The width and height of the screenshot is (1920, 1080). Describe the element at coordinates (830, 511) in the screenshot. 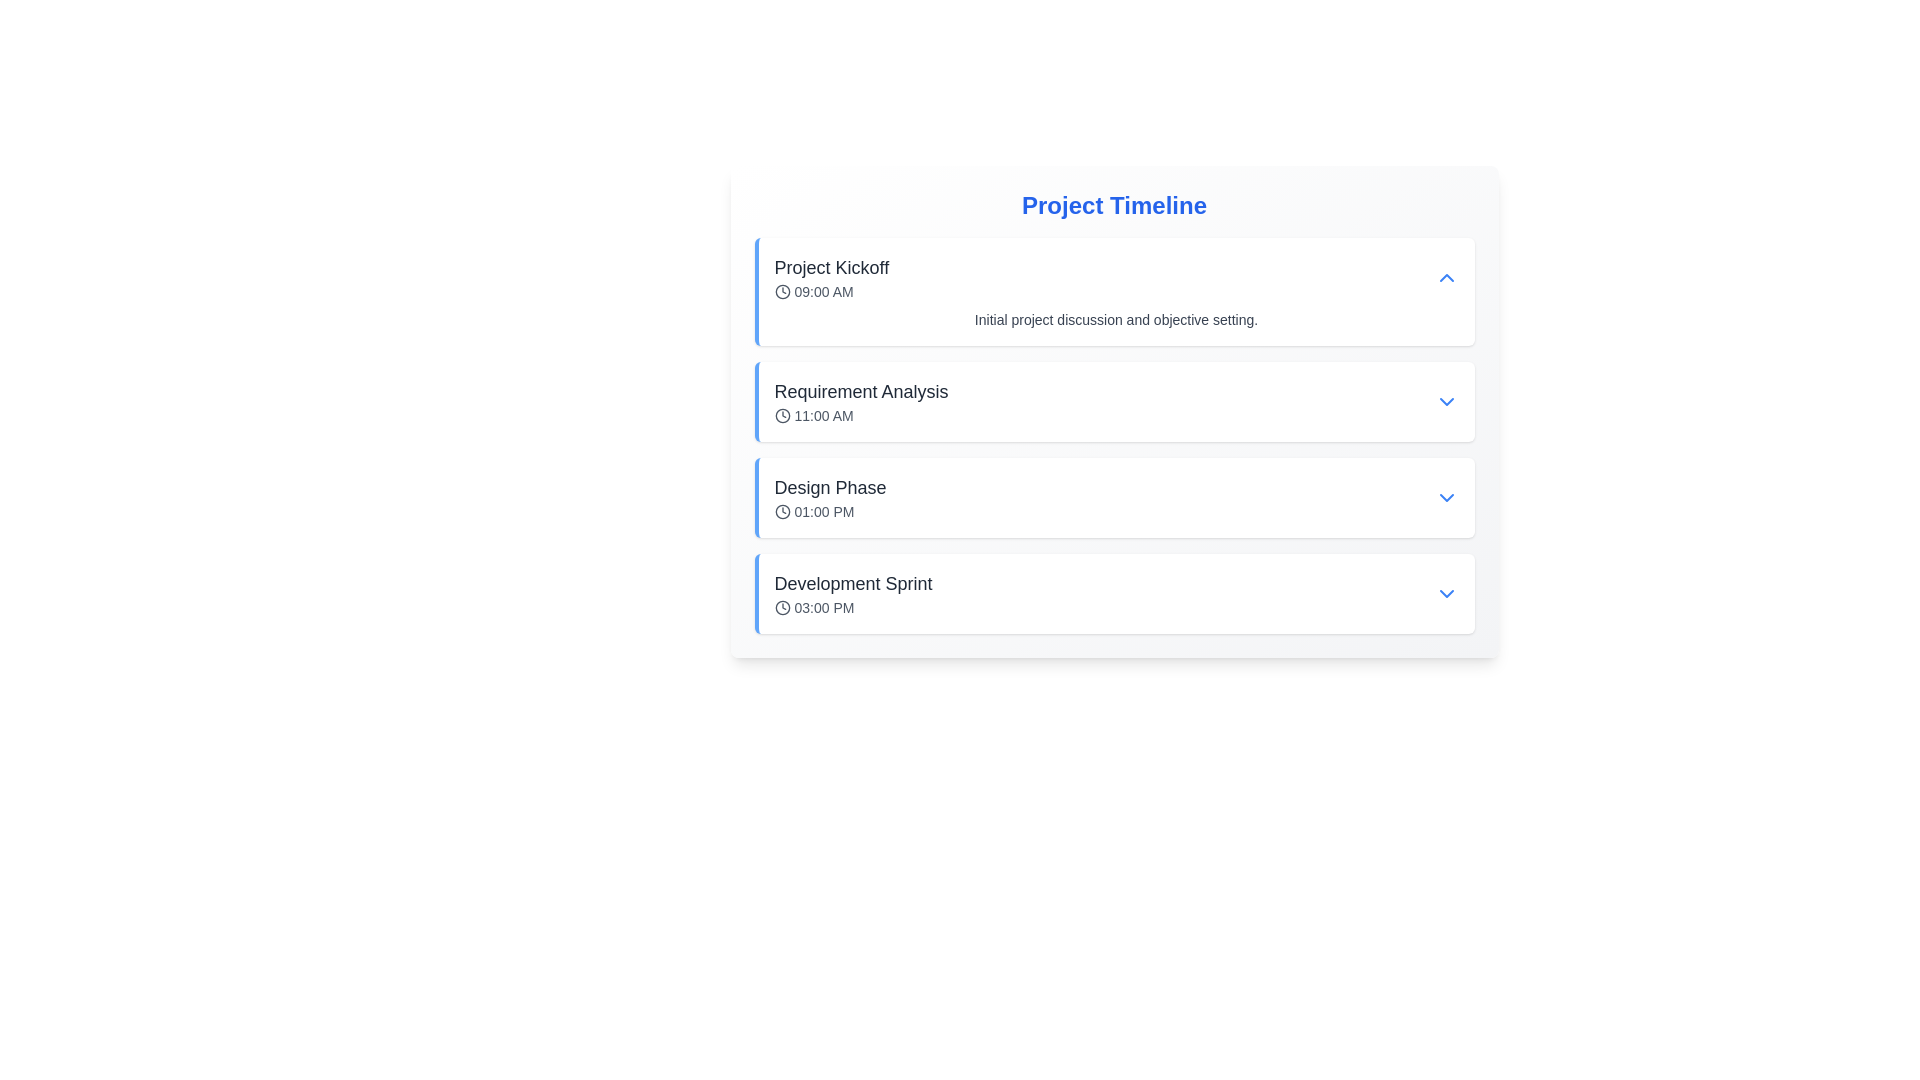

I see `the scheduled time text near the clock icon in the 'Design Phase' section of the project timeline to focus` at that location.